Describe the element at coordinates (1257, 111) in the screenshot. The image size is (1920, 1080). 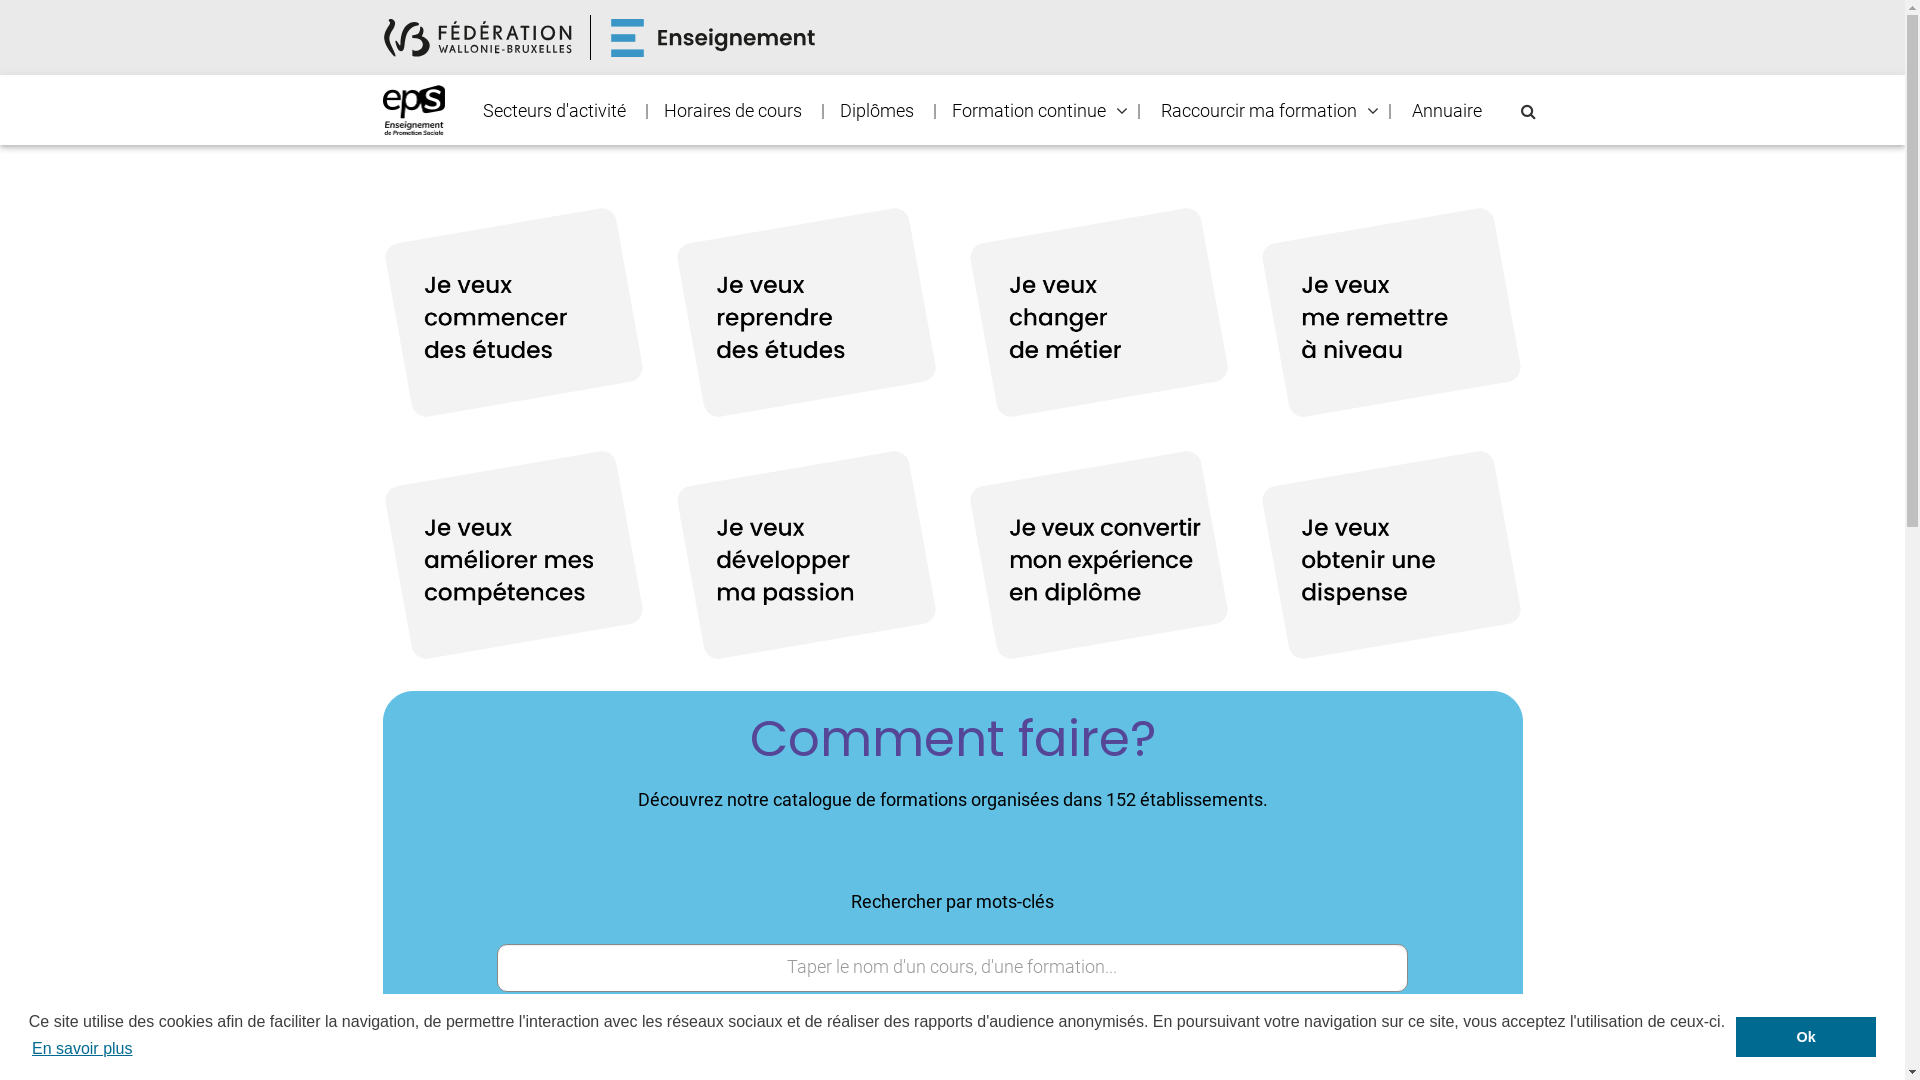
I see `'Raccourcir ma formation'` at that location.